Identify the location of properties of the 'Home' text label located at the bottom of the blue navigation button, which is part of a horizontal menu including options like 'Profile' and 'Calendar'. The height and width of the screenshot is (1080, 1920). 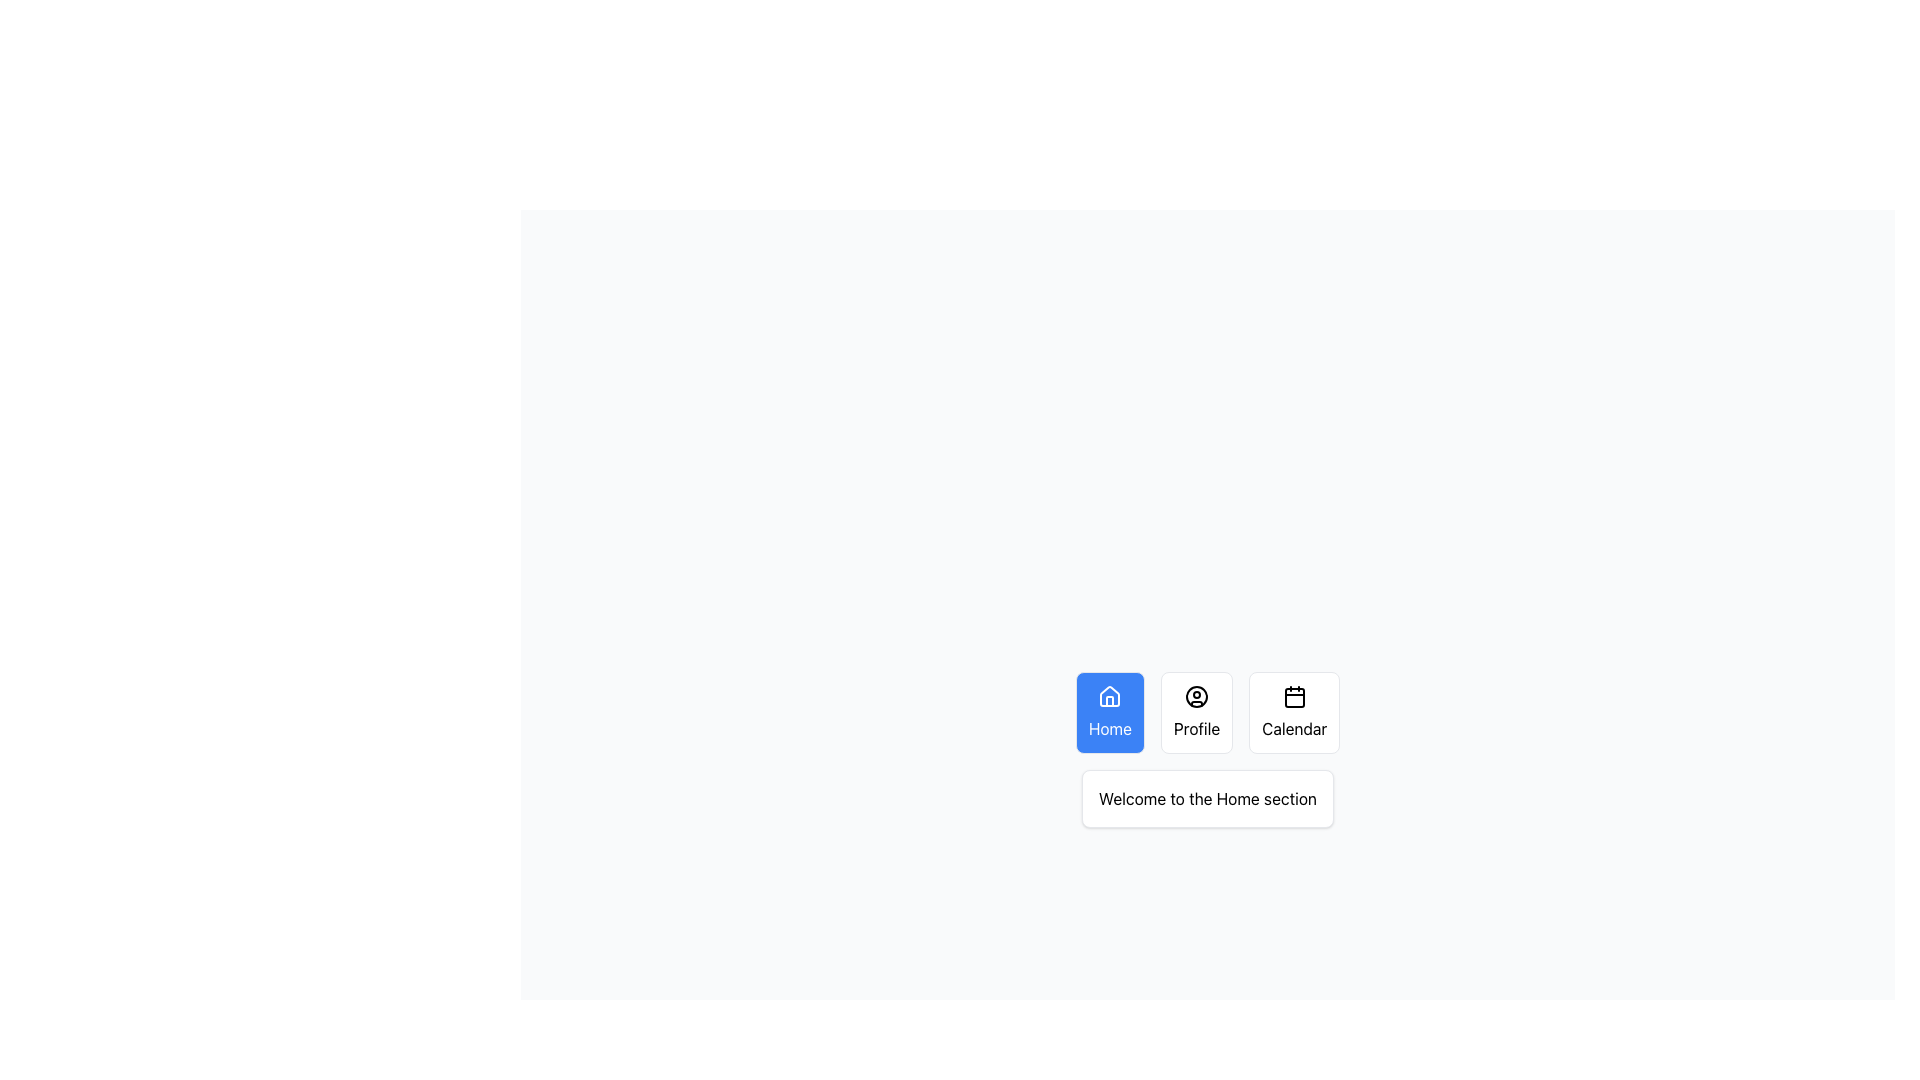
(1109, 729).